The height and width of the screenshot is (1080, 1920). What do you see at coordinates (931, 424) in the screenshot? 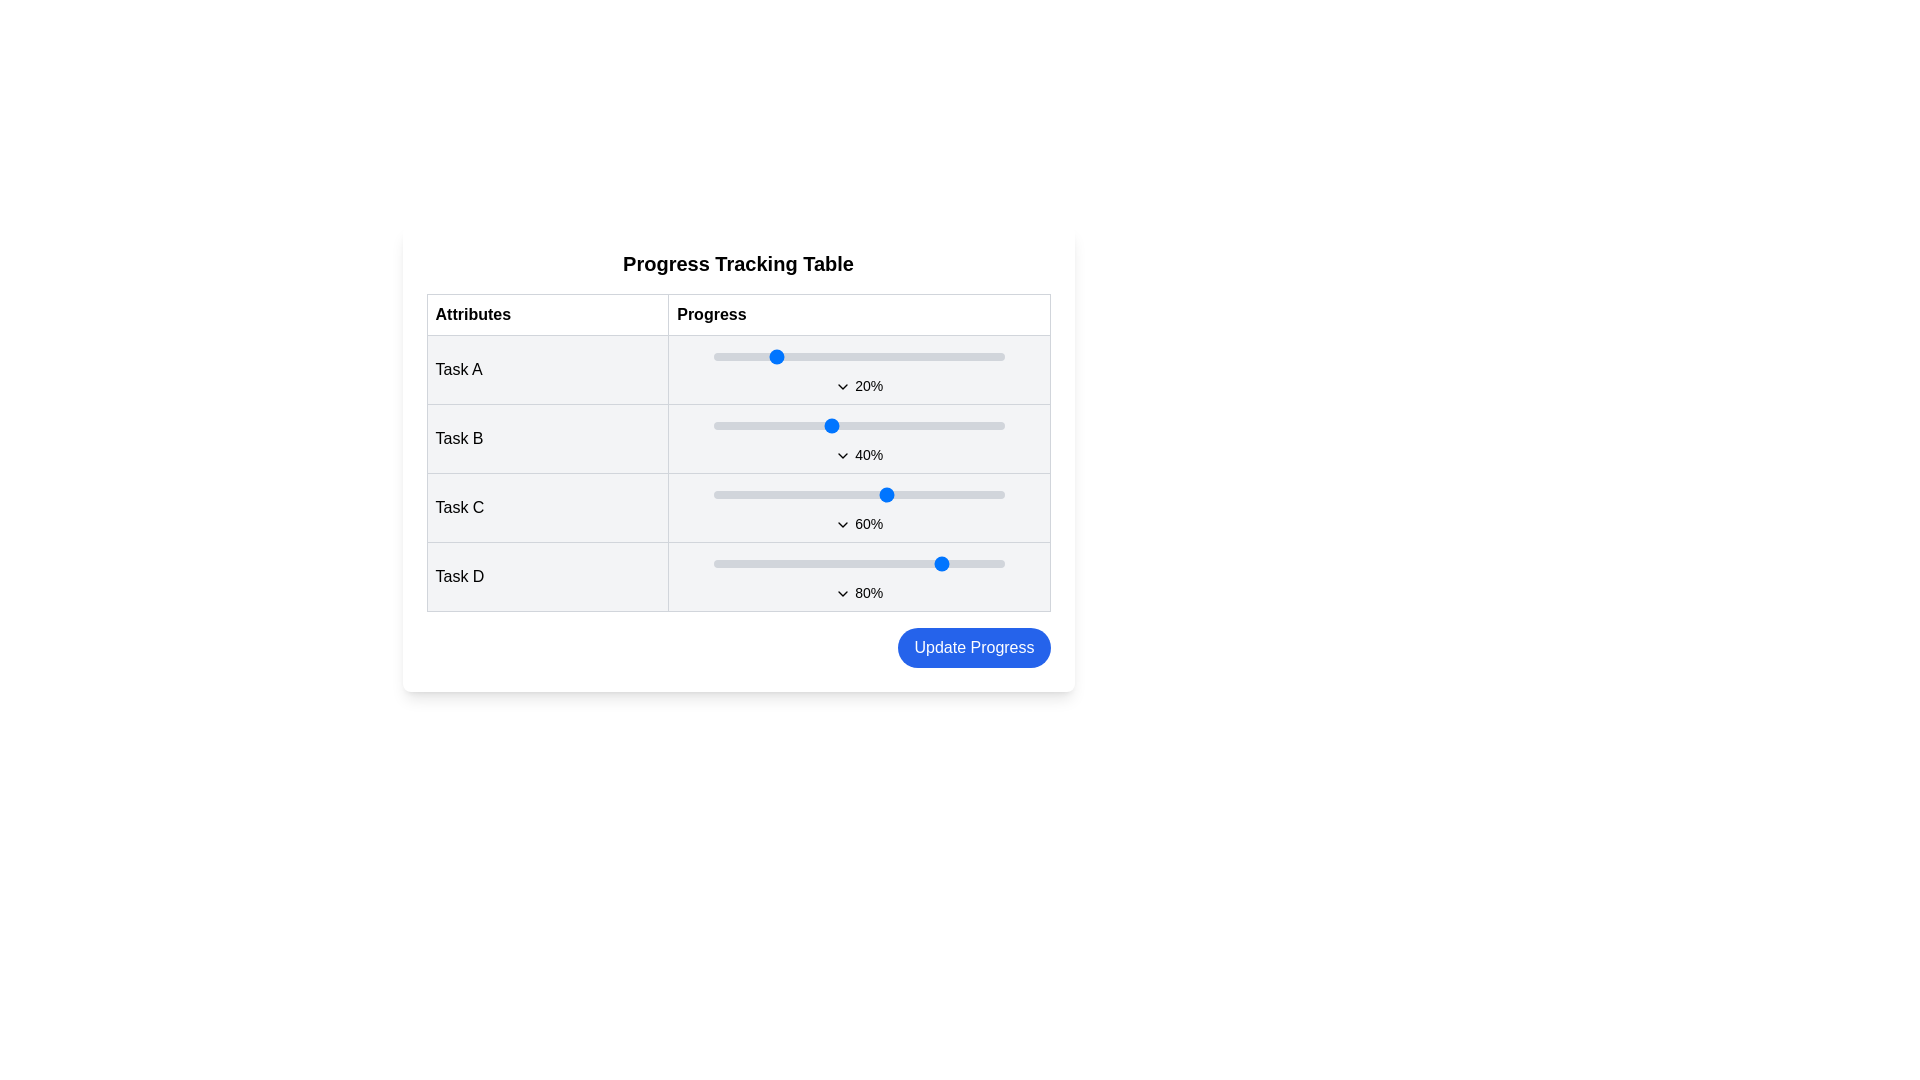
I see `the progress of Task B` at bounding box center [931, 424].